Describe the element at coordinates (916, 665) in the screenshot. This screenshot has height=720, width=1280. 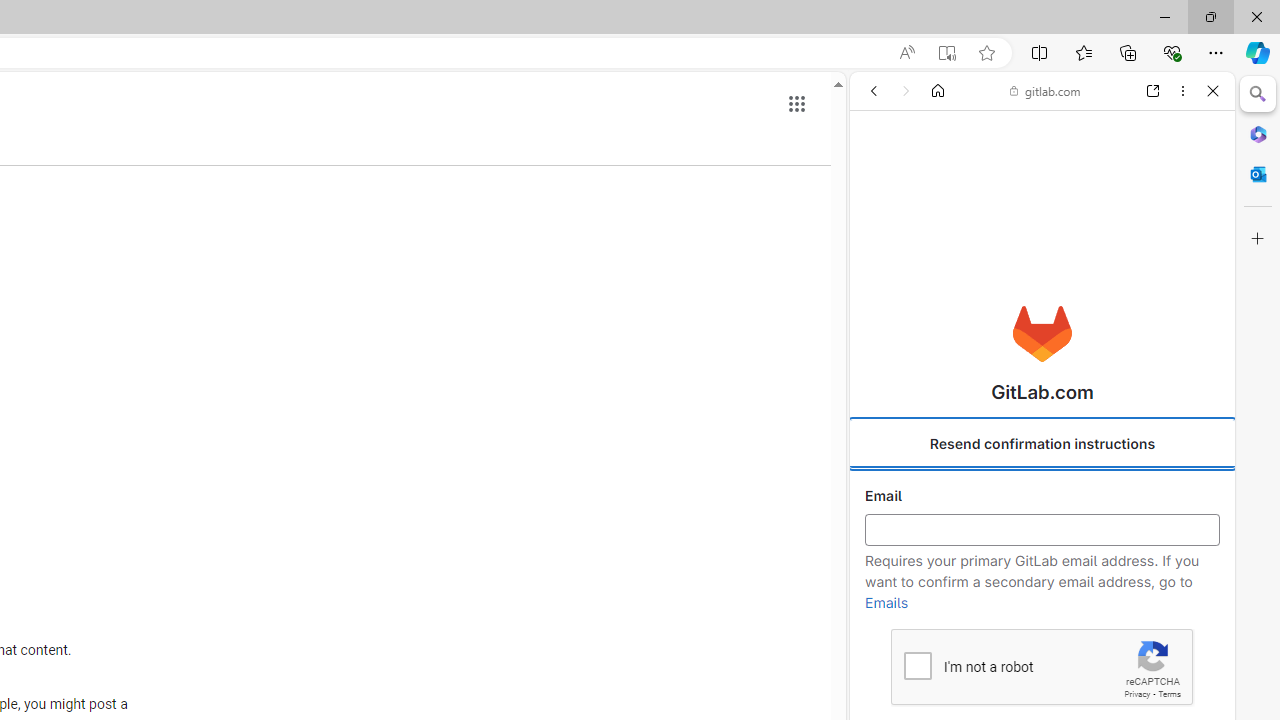
I see `'I'` at that location.